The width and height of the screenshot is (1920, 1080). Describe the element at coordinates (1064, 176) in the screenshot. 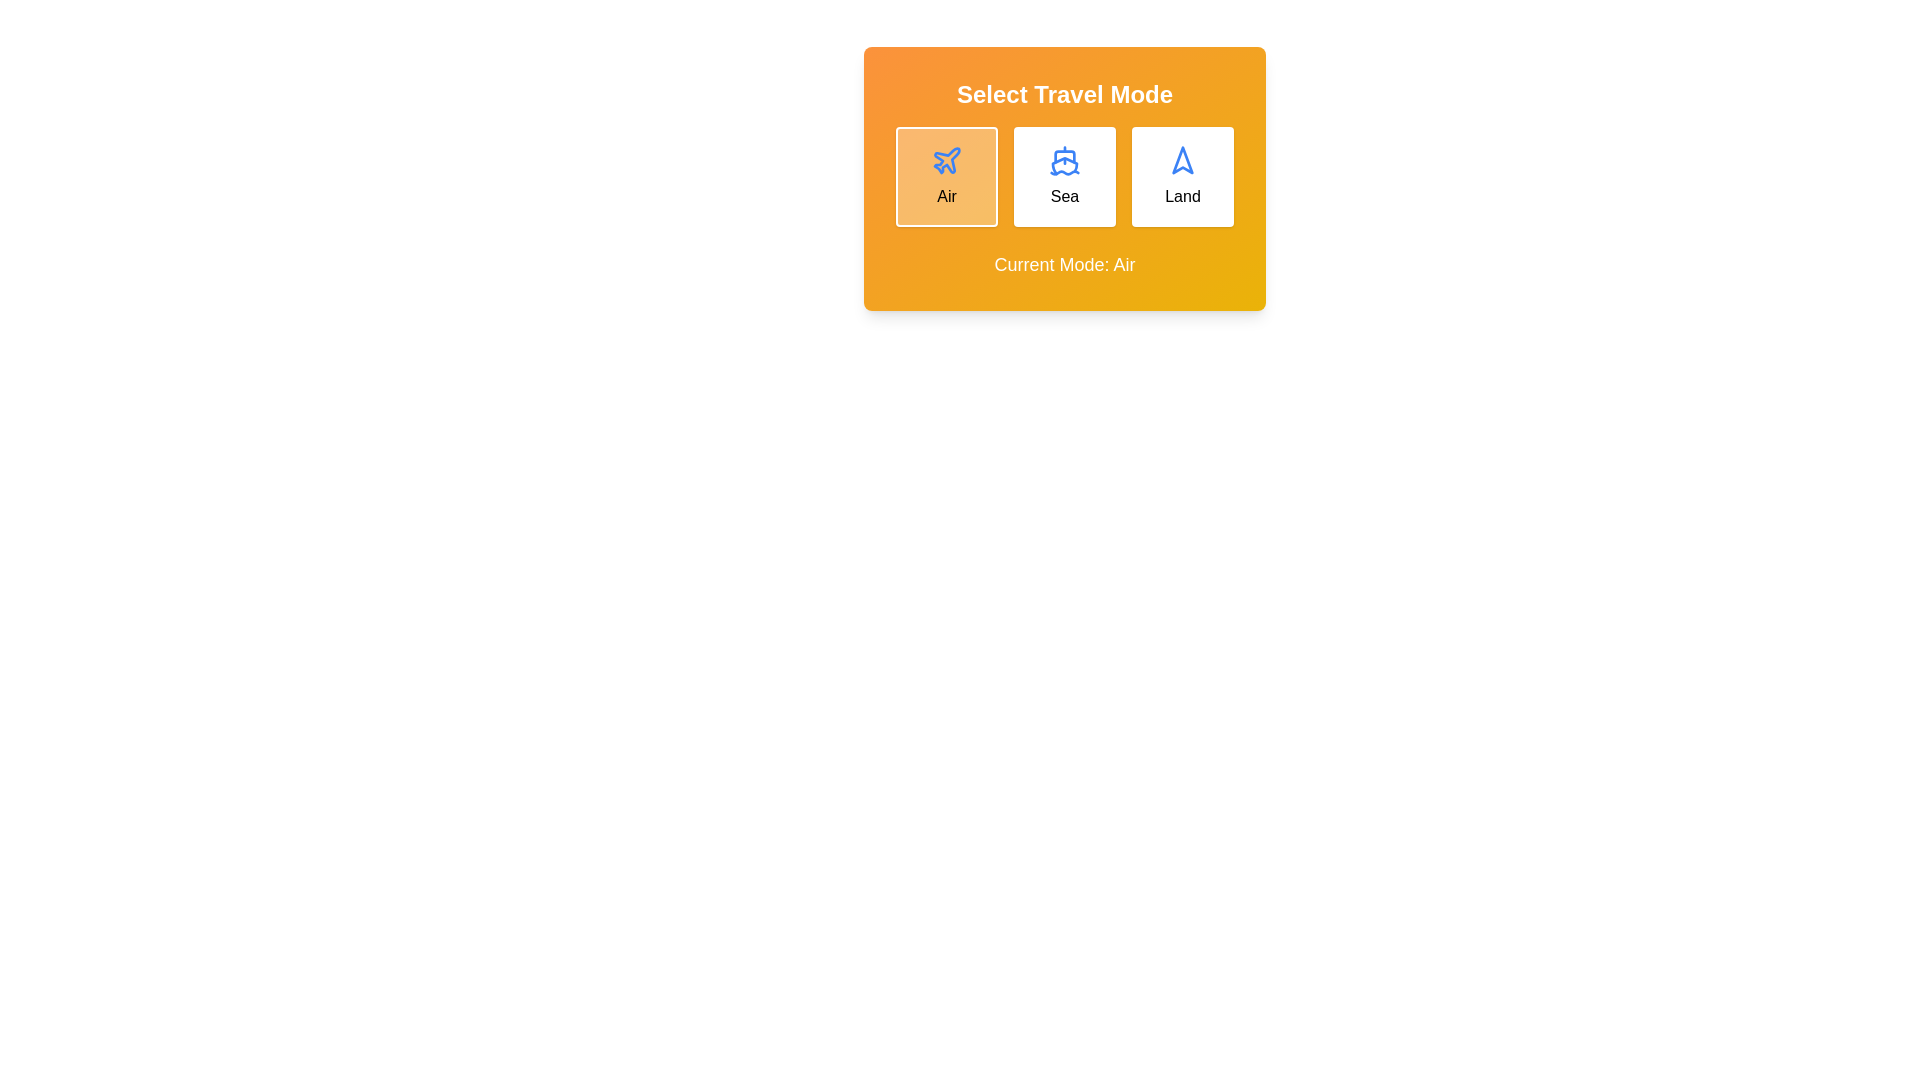

I see `the button corresponding to the travel mode Sea` at that location.